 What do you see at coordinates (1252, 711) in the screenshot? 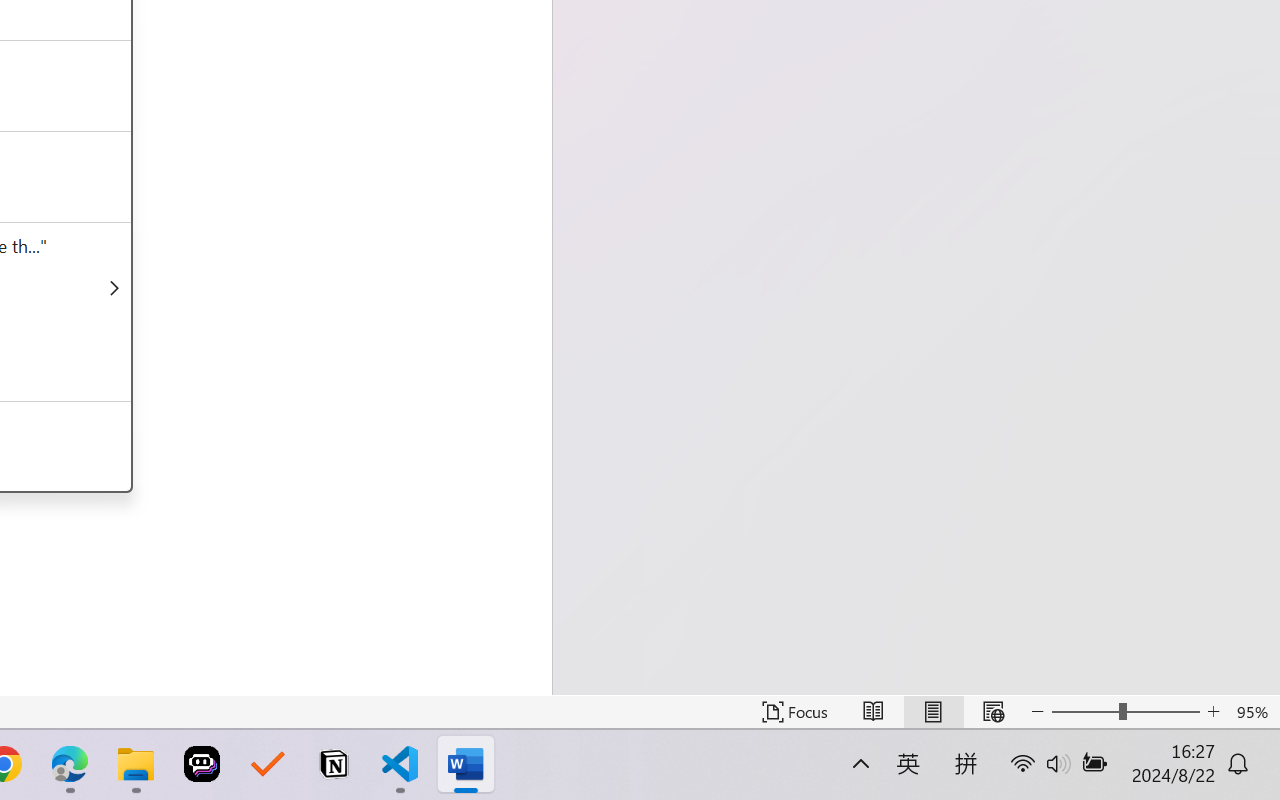
I see `'Zoom 95%'` at bounding box center [1252, 711].